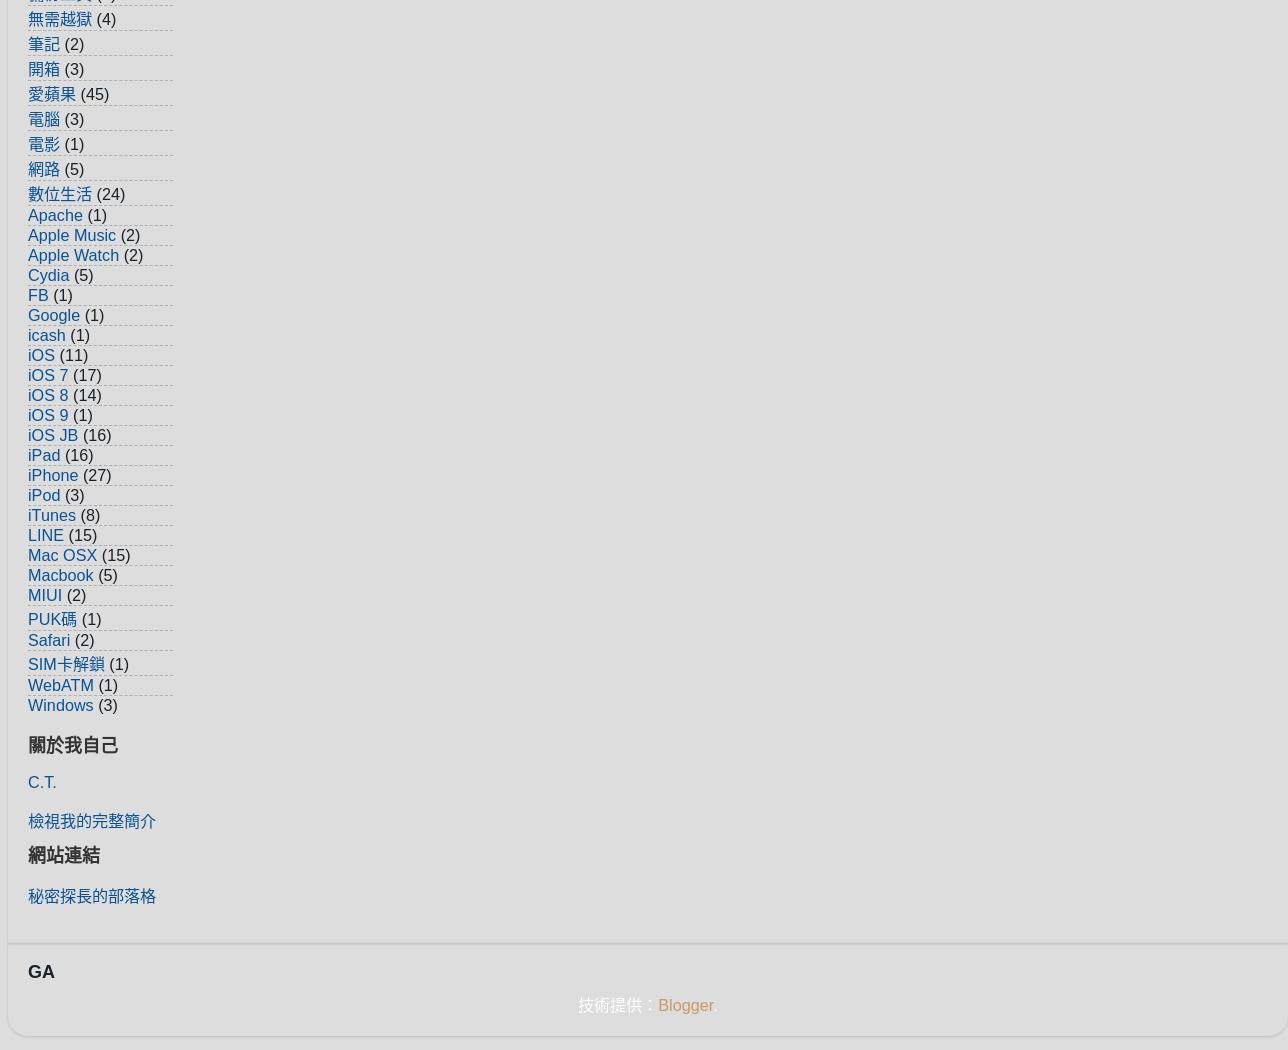 The image size is (1288, 1050). I want to click on 'iOS 8', so click(48, 393).